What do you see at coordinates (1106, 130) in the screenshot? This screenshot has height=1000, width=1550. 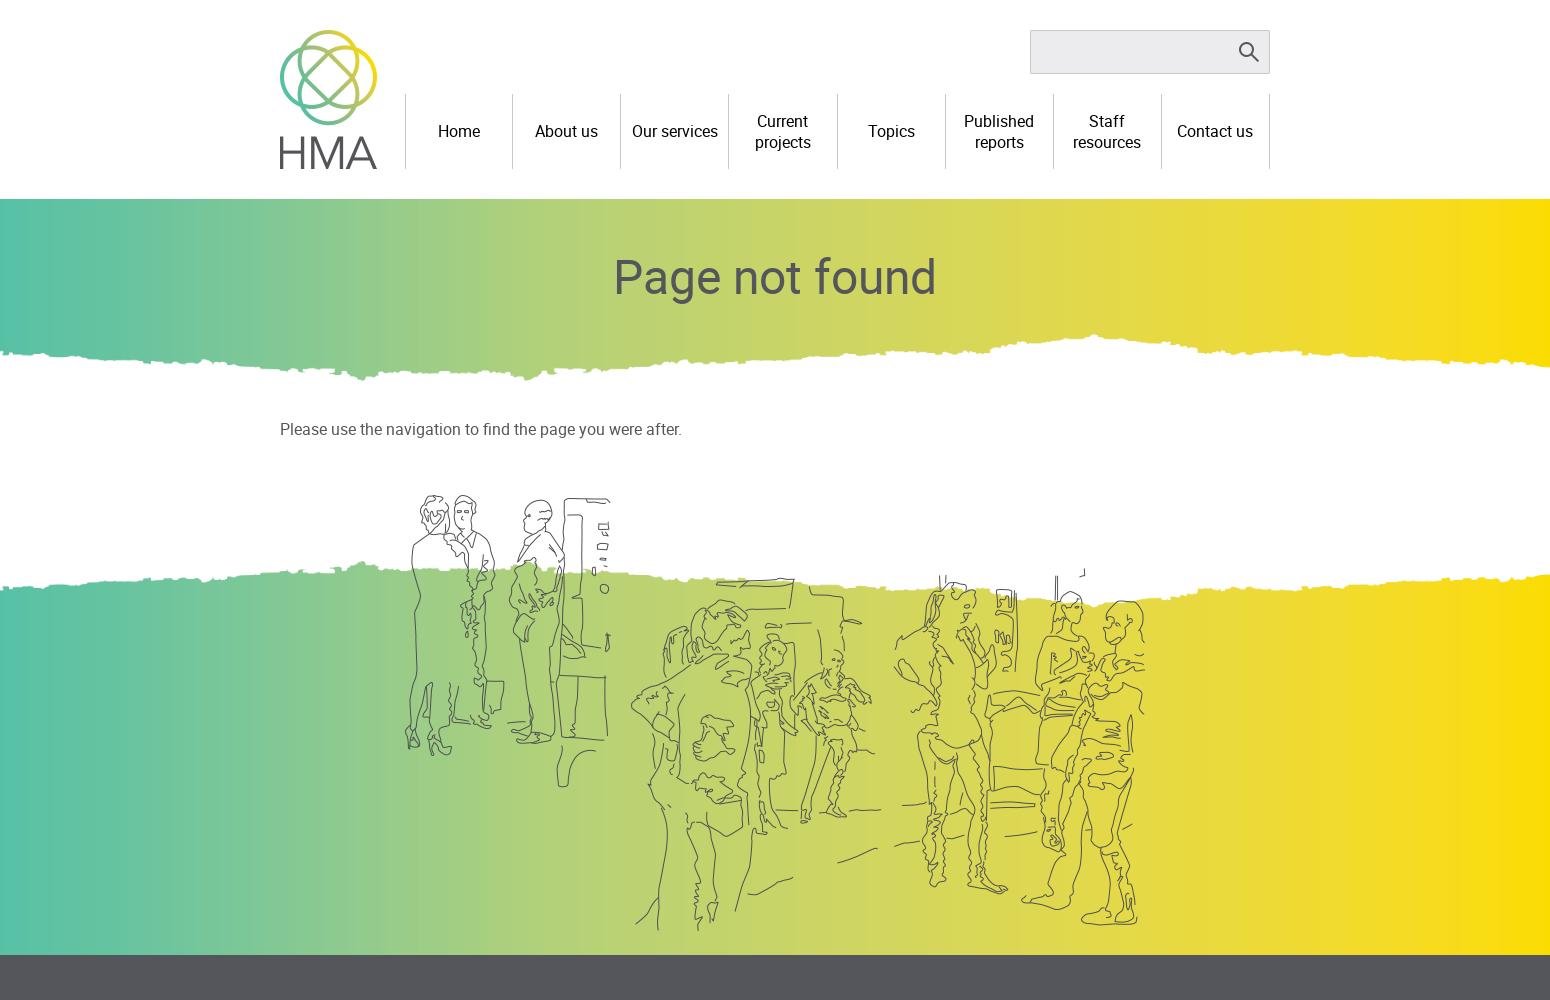 I see `'Staff resources'` at bounding box center [1106, 130].